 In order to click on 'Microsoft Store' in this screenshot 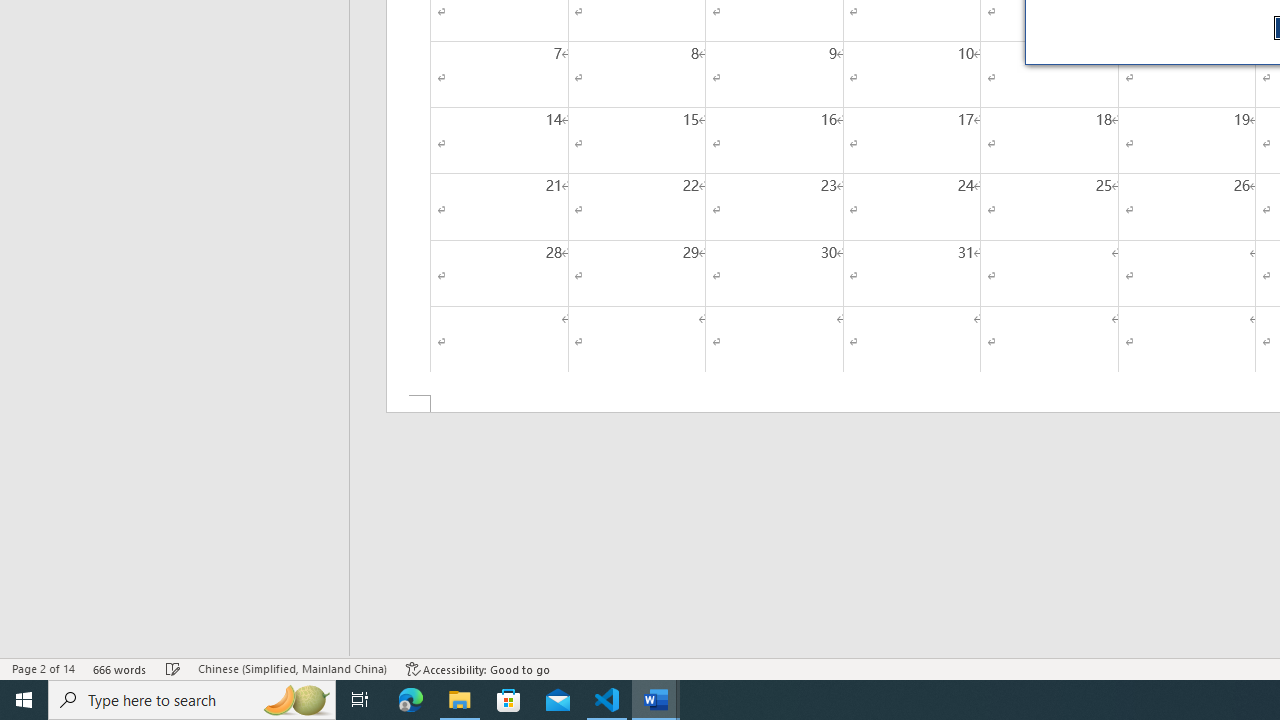, I will do `click(509, 698)`.